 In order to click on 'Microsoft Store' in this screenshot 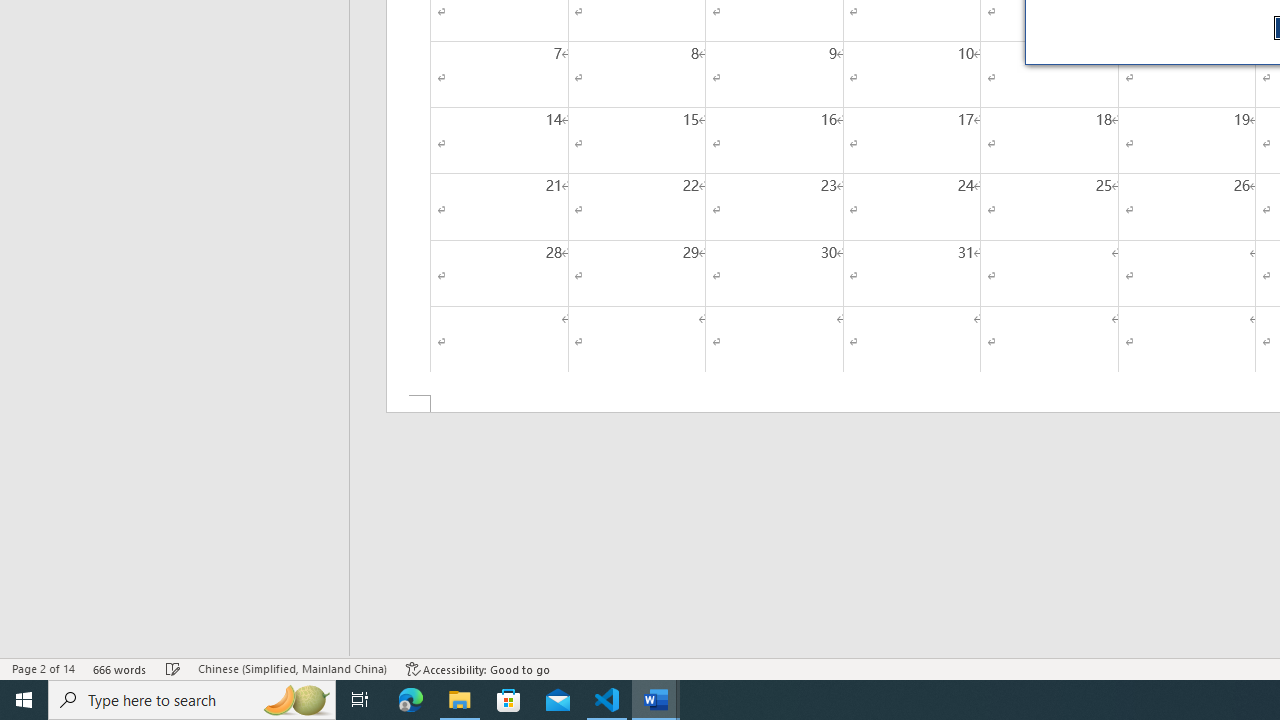, I will do `click(509, 698)`.